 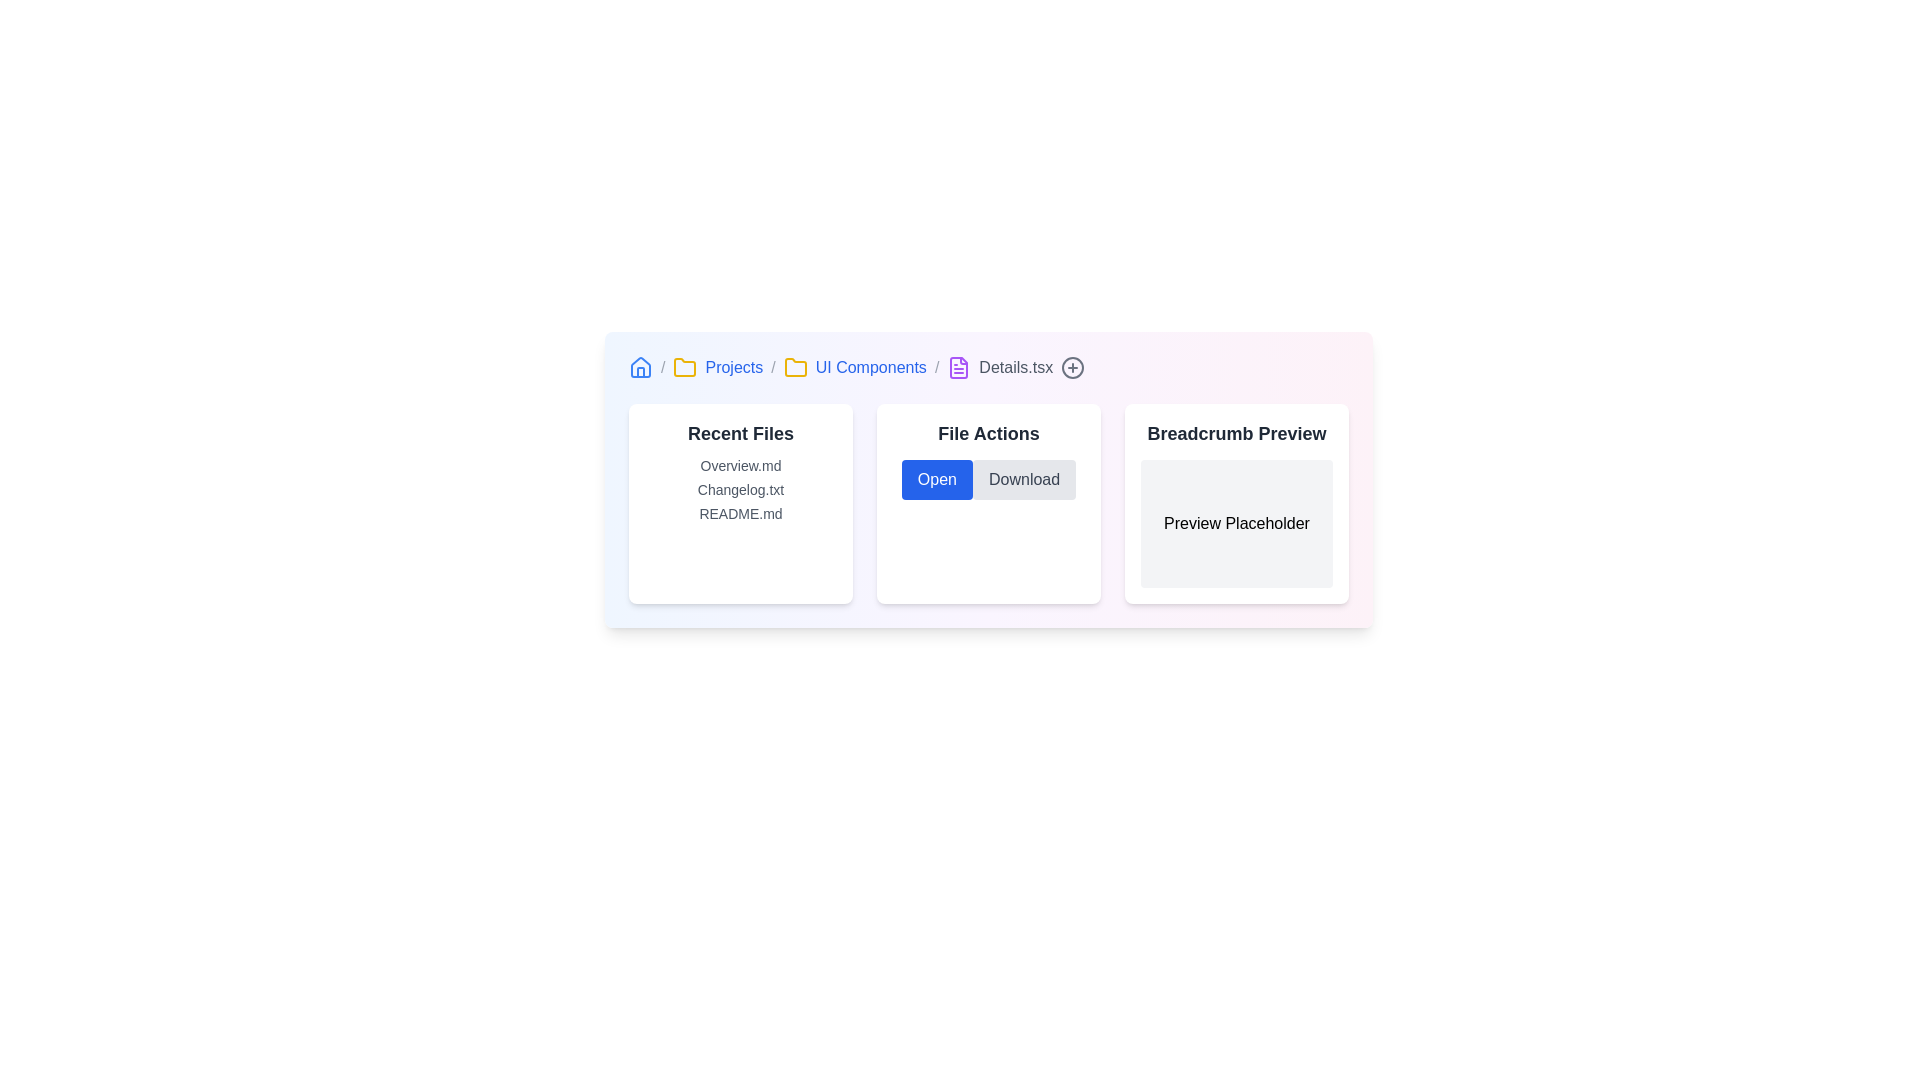 I want to click on the text label 'Overview.md' located in the 'Recent Files' section, which is the first item in a vertical list of three text labels, so click(x=739, y=466).